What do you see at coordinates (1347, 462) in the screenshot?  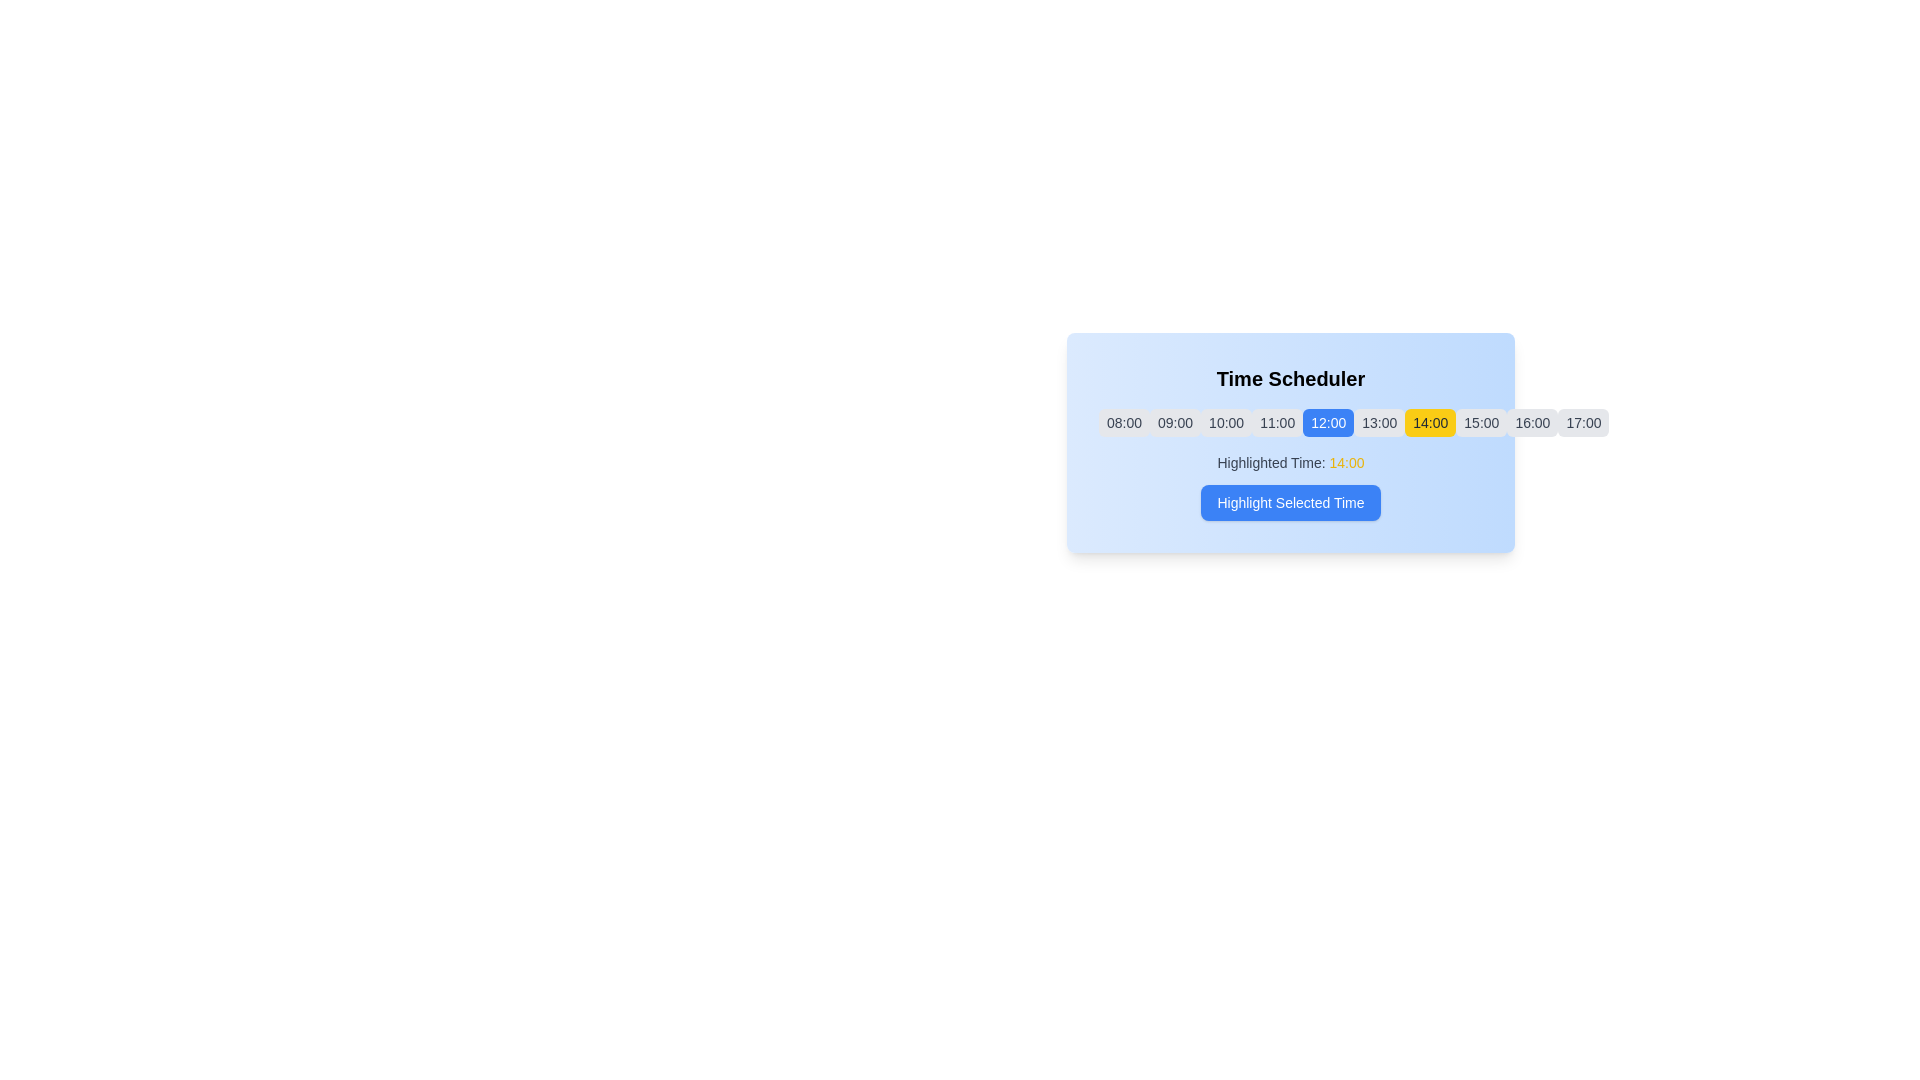 I see `highlighted time text '14:00' displayed in yellow within the phrase 'Highlighted Time: 14:00' at the bottom center of the 'Time Scheduler' card` at bounding box center [1347, 462].